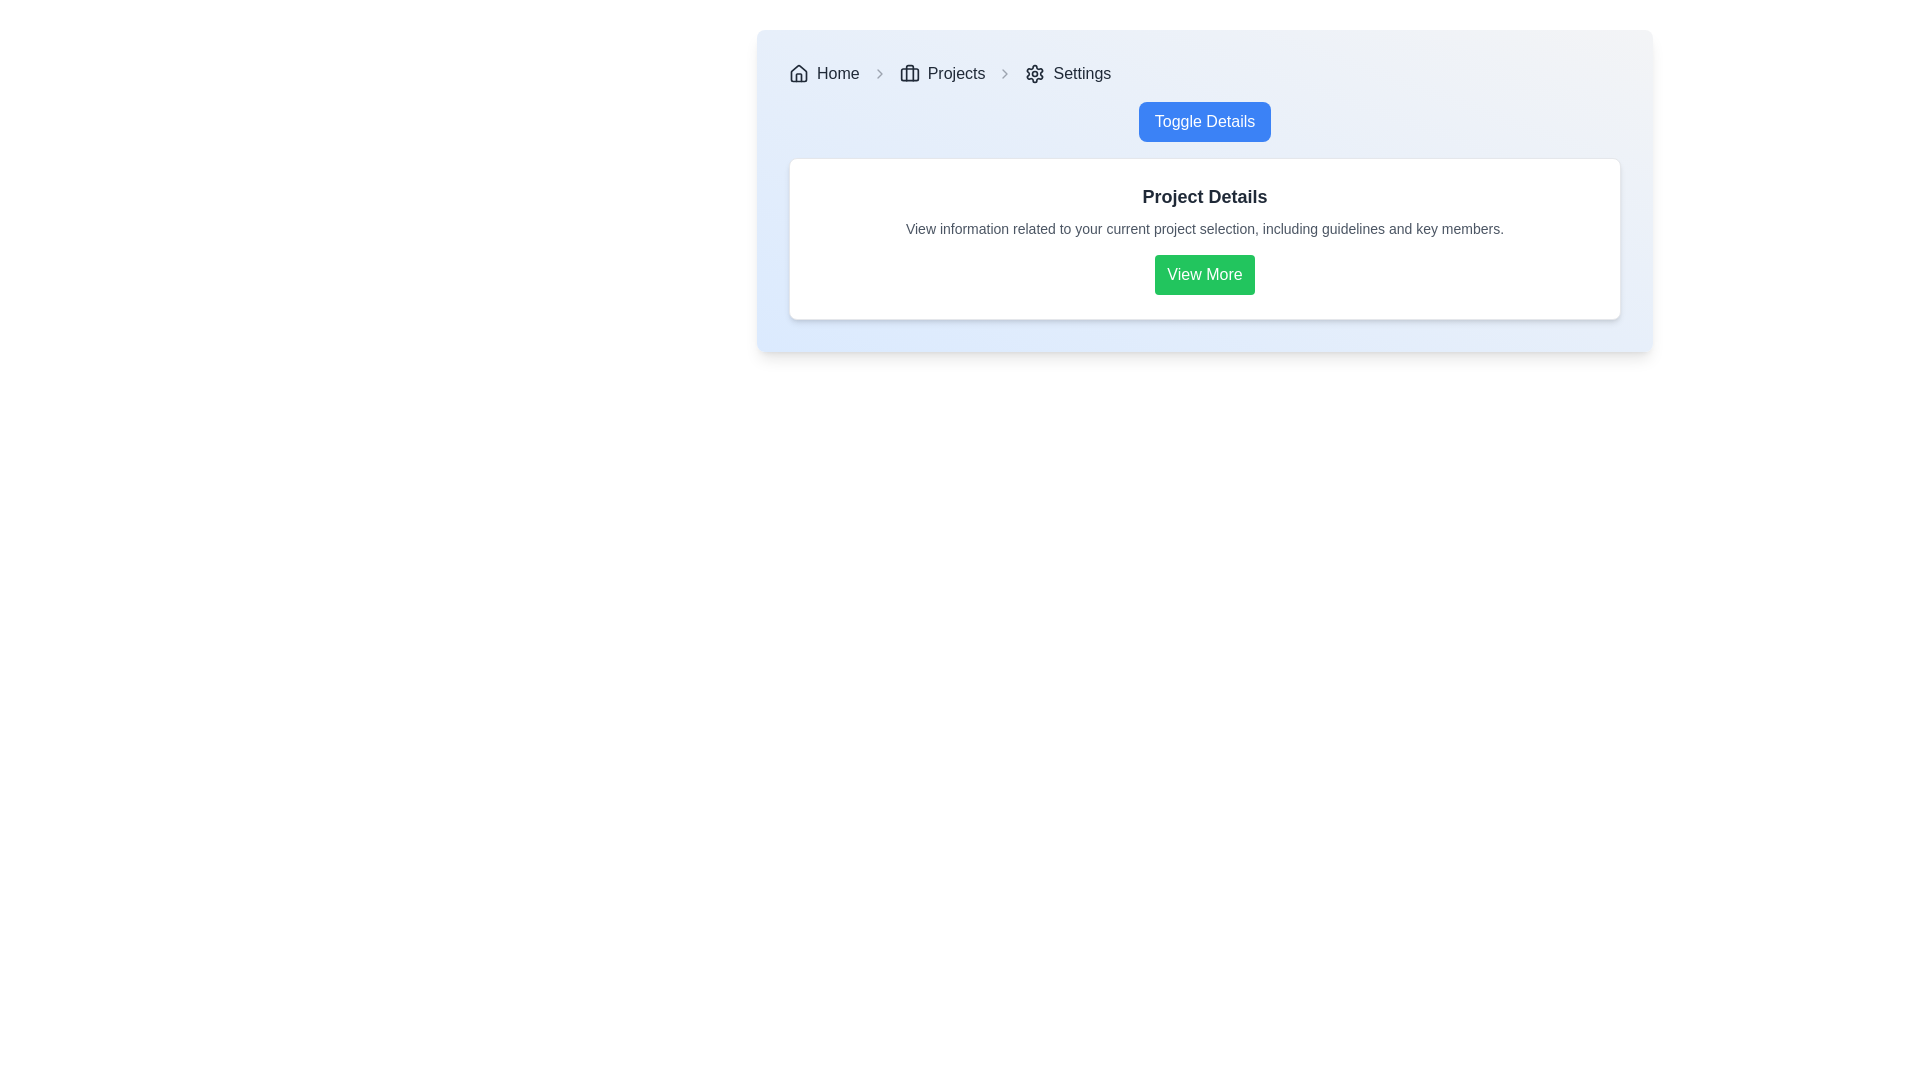 The image size is (1920, 1080). Describe the element at coordinates (1203, 122) in the screenshot. I see `the button located at the top-right section of the interface, which toggles the visibility of additional project details` at that location.